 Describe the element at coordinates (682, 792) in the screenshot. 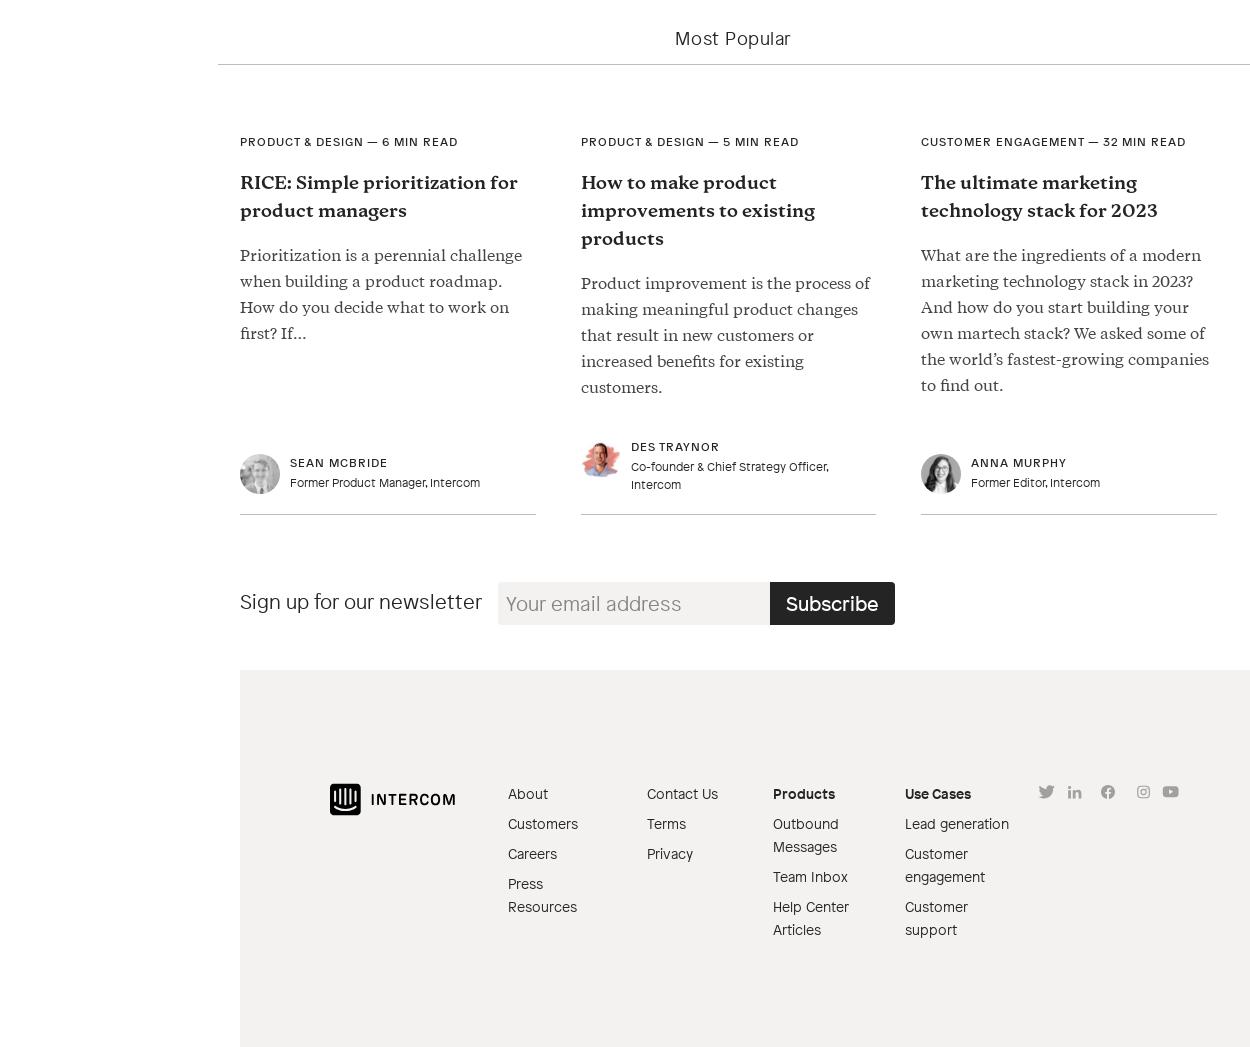

I see `'Contact Us'` at that location.